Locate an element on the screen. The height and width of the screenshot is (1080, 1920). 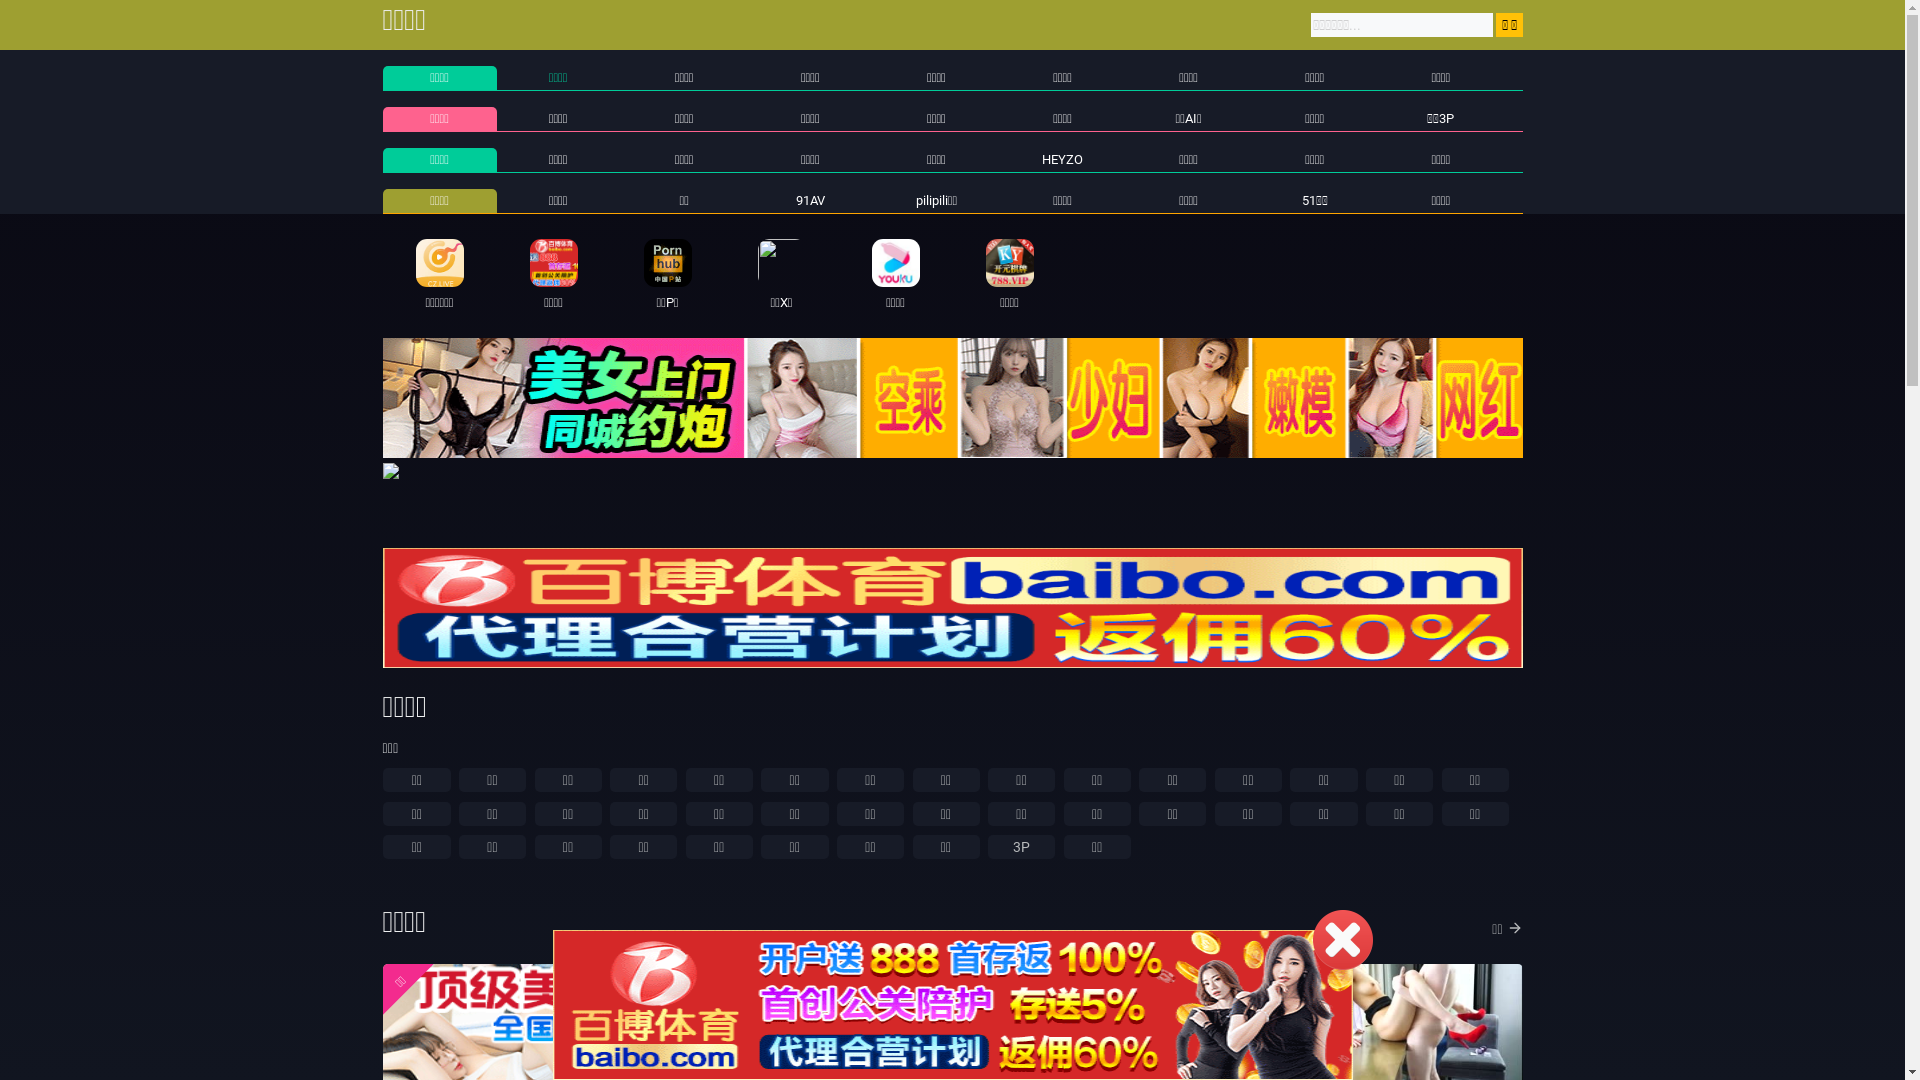
'91AV' is located at coordinates (810, 200).